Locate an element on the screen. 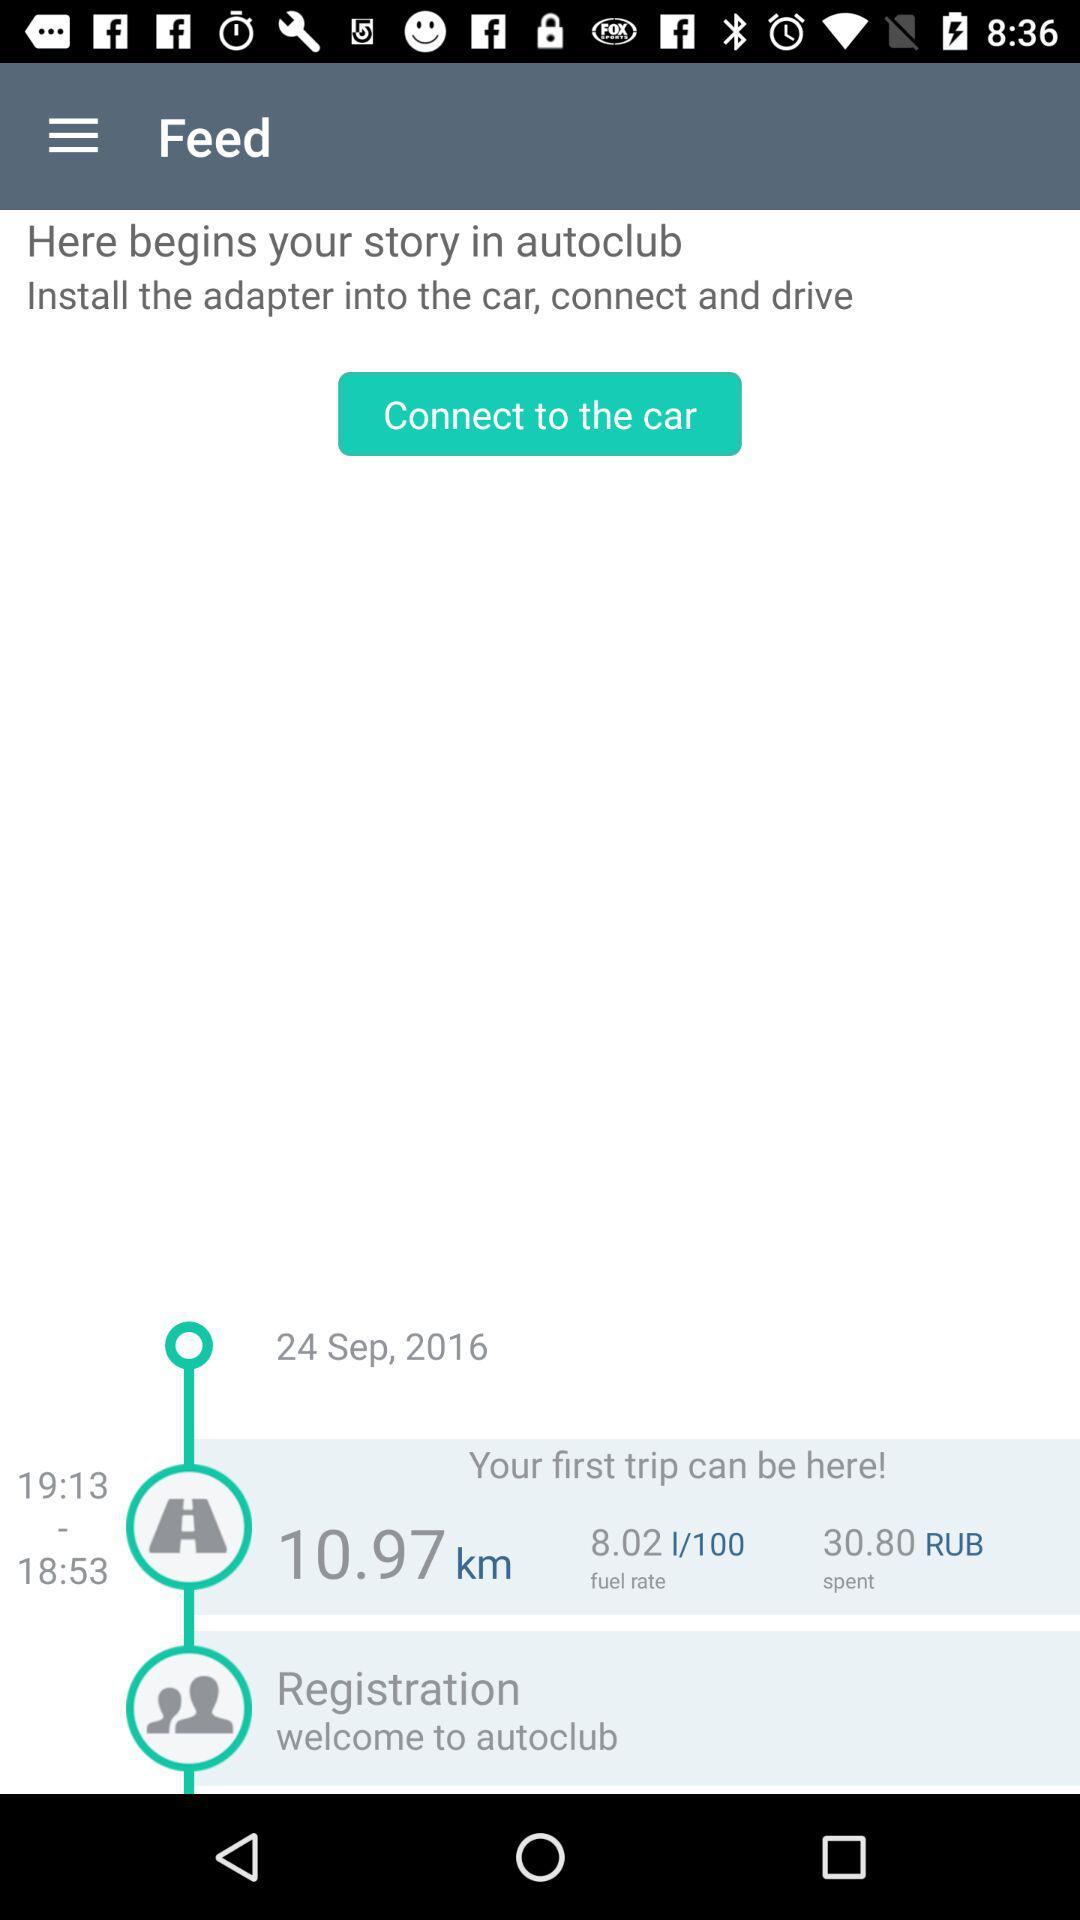 The image size is (1080, 1920). app next to feed app is located at coordinates (72, 135).